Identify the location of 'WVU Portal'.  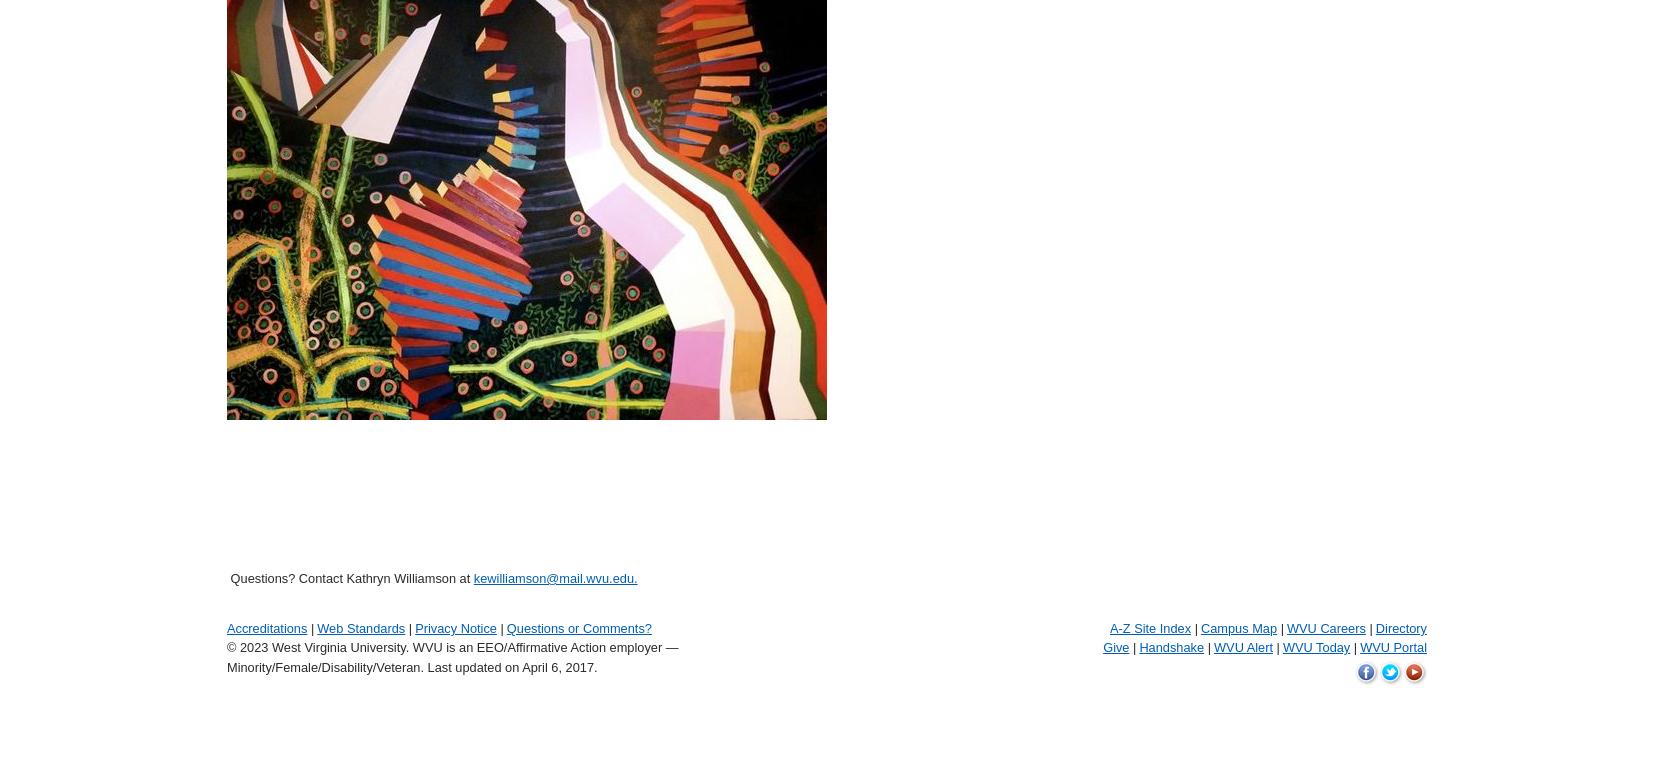
(1393, 646).